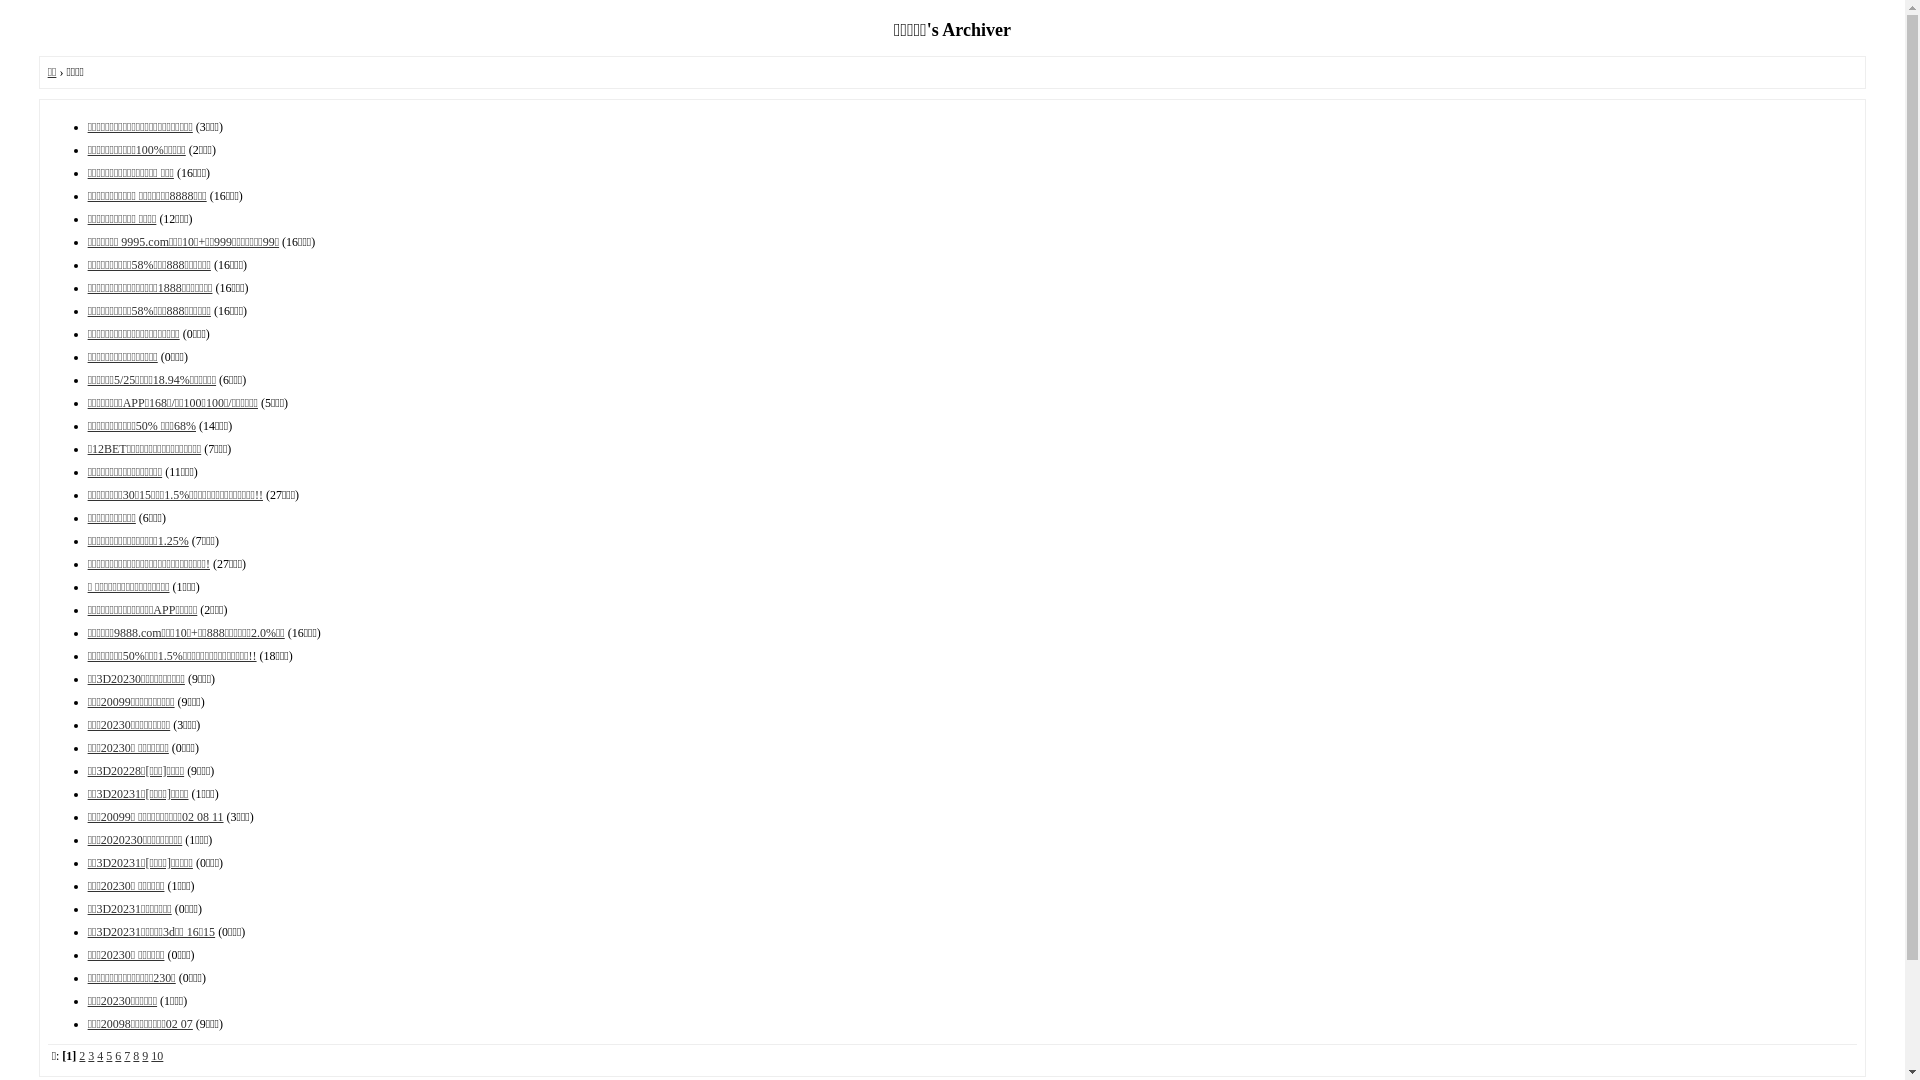  I want to click on '10', so click(156, 1055).